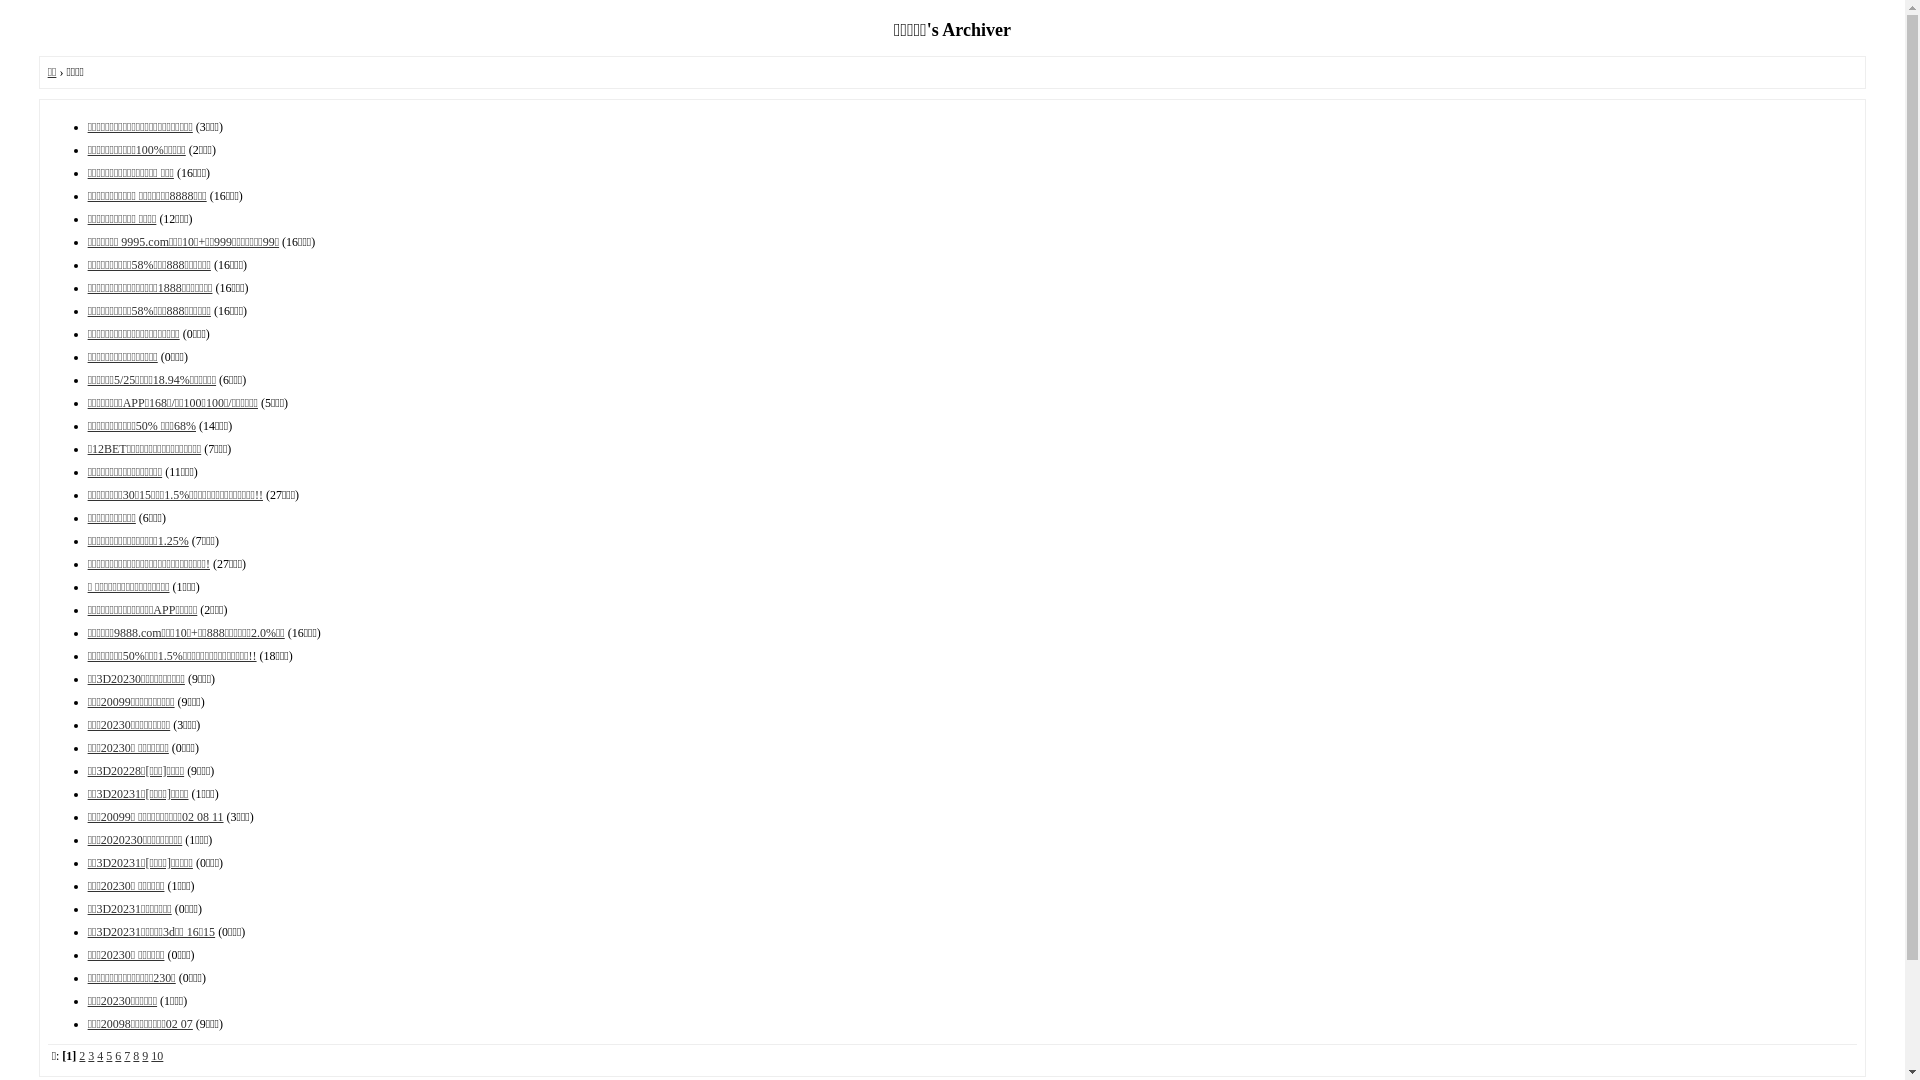  I want to click on '10', so click(156, 1055).